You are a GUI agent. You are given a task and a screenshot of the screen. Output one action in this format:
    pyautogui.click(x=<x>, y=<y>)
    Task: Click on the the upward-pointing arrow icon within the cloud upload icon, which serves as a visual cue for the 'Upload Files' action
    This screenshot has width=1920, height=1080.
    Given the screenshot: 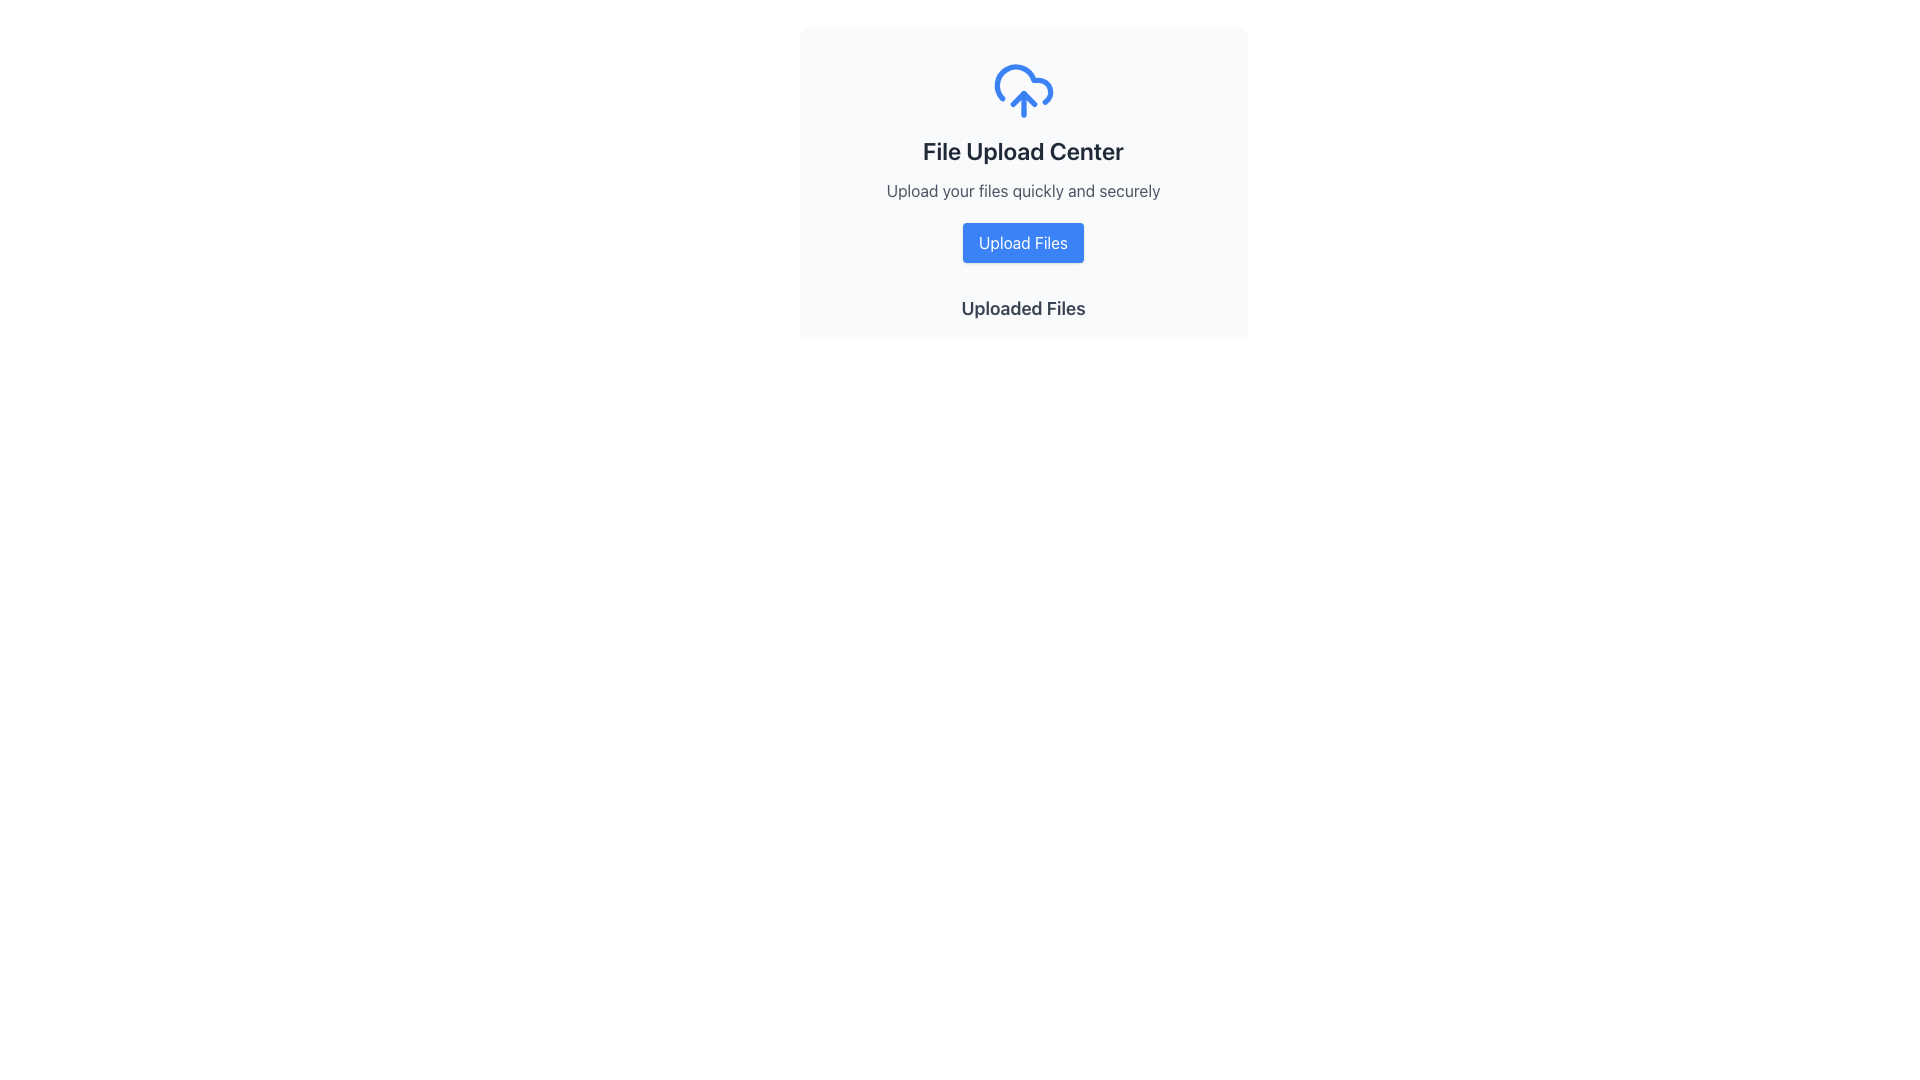 What is the action you would take?
    pyautogui.click(x=1023, y=99)
    